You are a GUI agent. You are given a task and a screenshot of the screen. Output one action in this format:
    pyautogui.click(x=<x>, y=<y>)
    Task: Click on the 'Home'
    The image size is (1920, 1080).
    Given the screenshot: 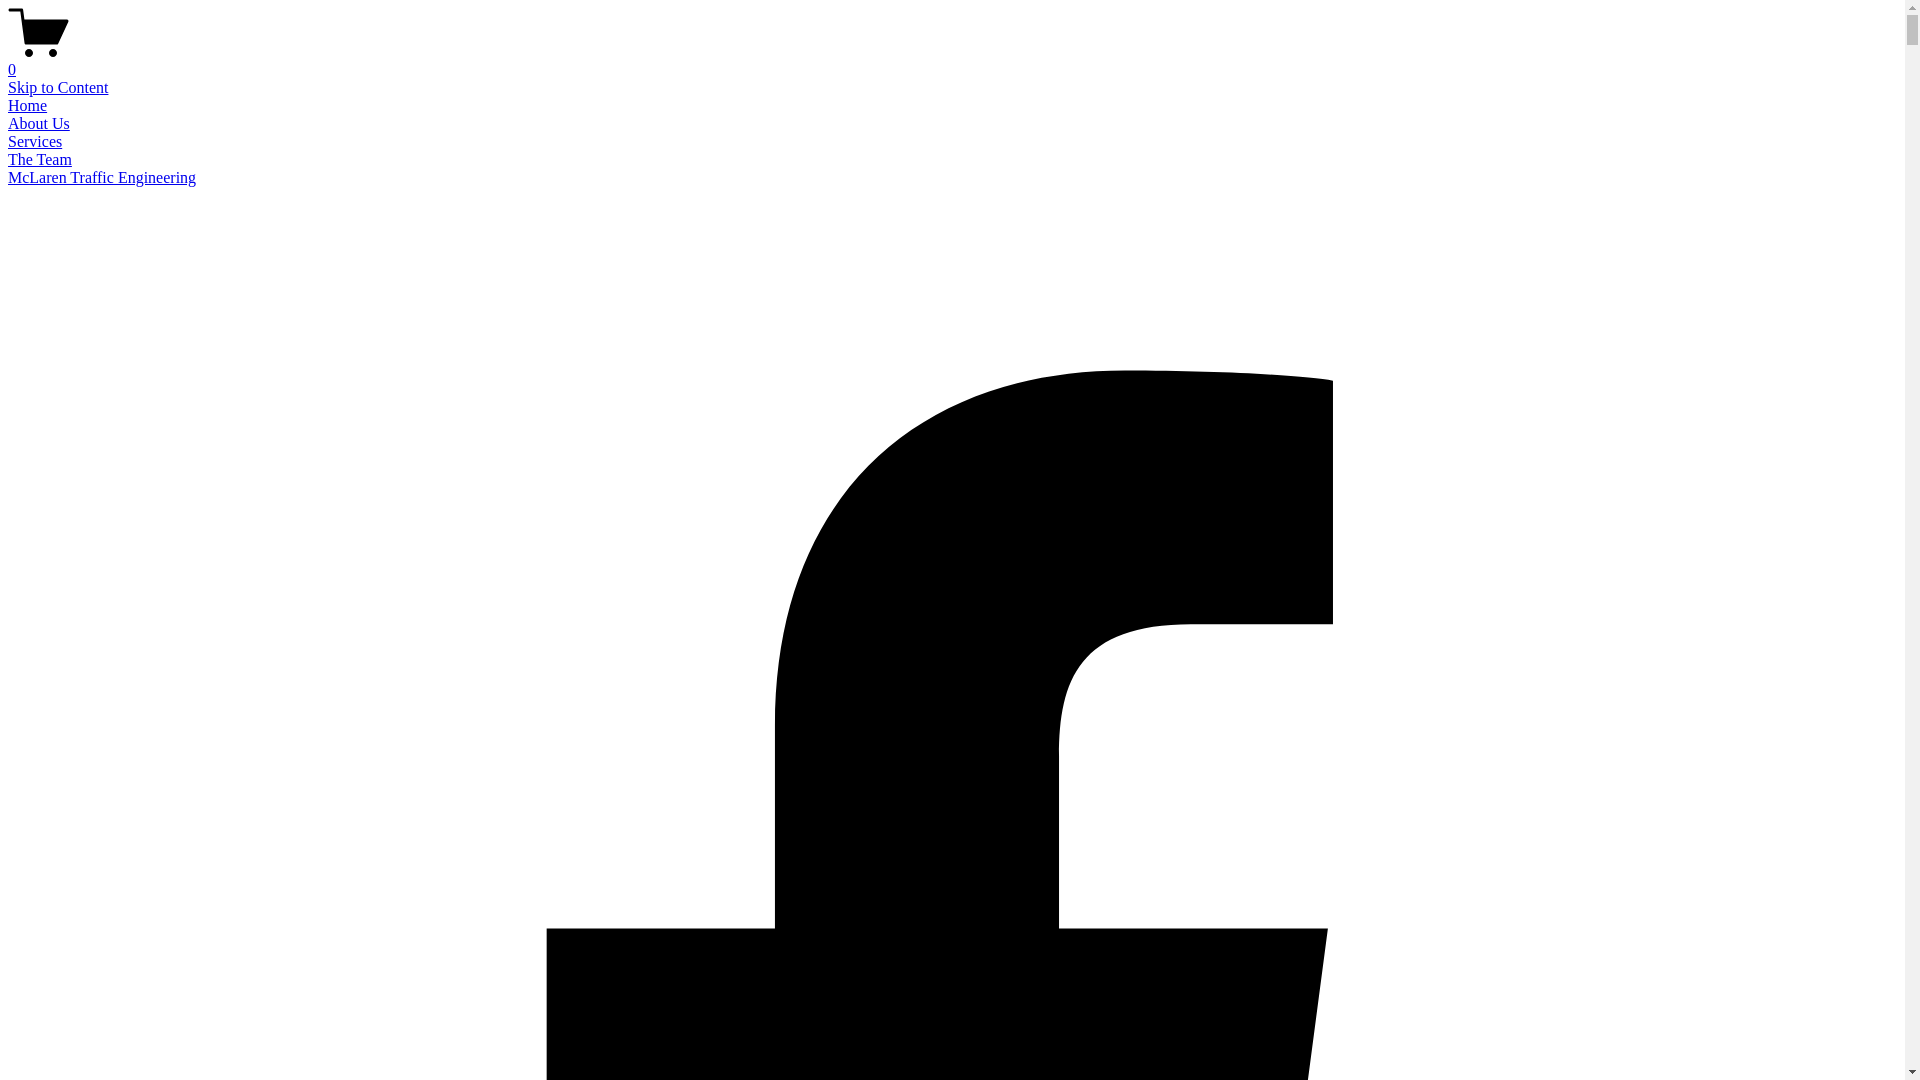 What is the action you would take?
    pyautogui.click(x=27, y=105)
    